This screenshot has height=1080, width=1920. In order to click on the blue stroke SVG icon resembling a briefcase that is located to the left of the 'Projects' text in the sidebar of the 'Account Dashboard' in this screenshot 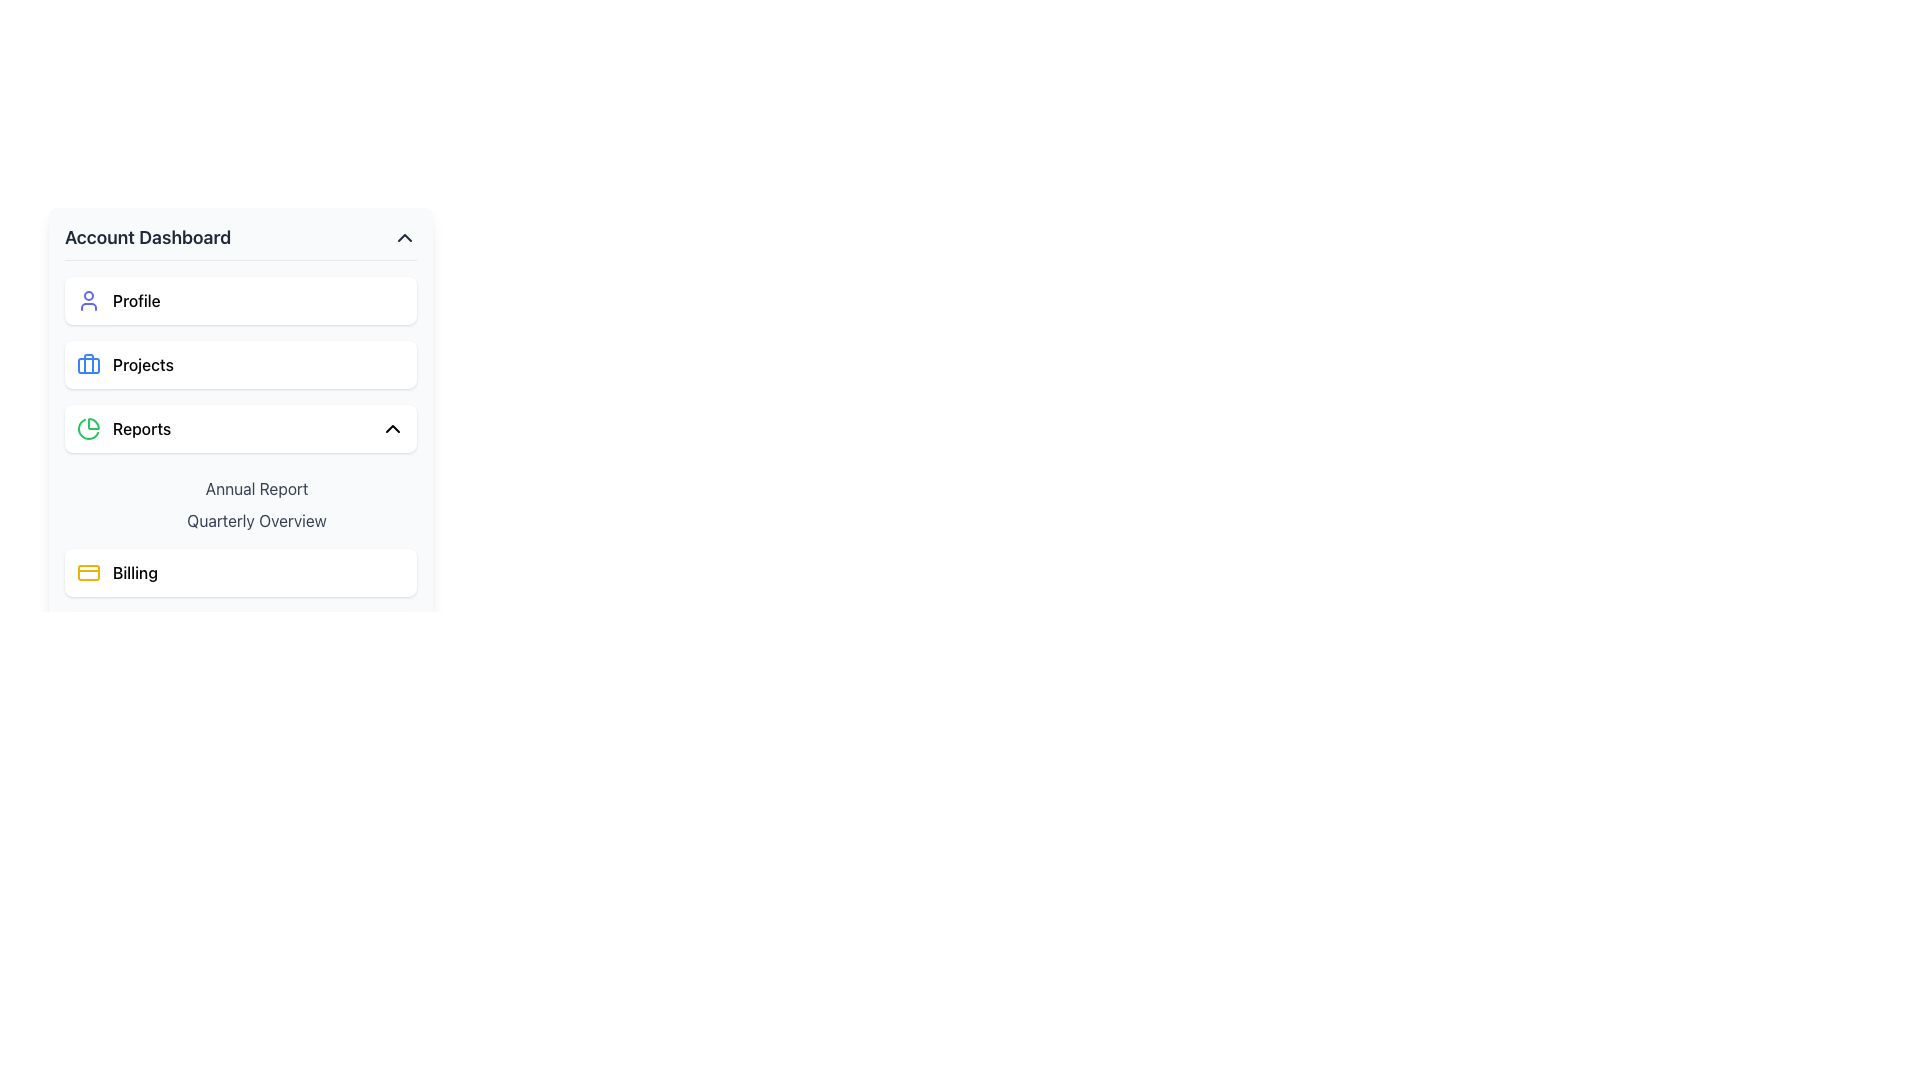, I will do `click(88, 365)`.